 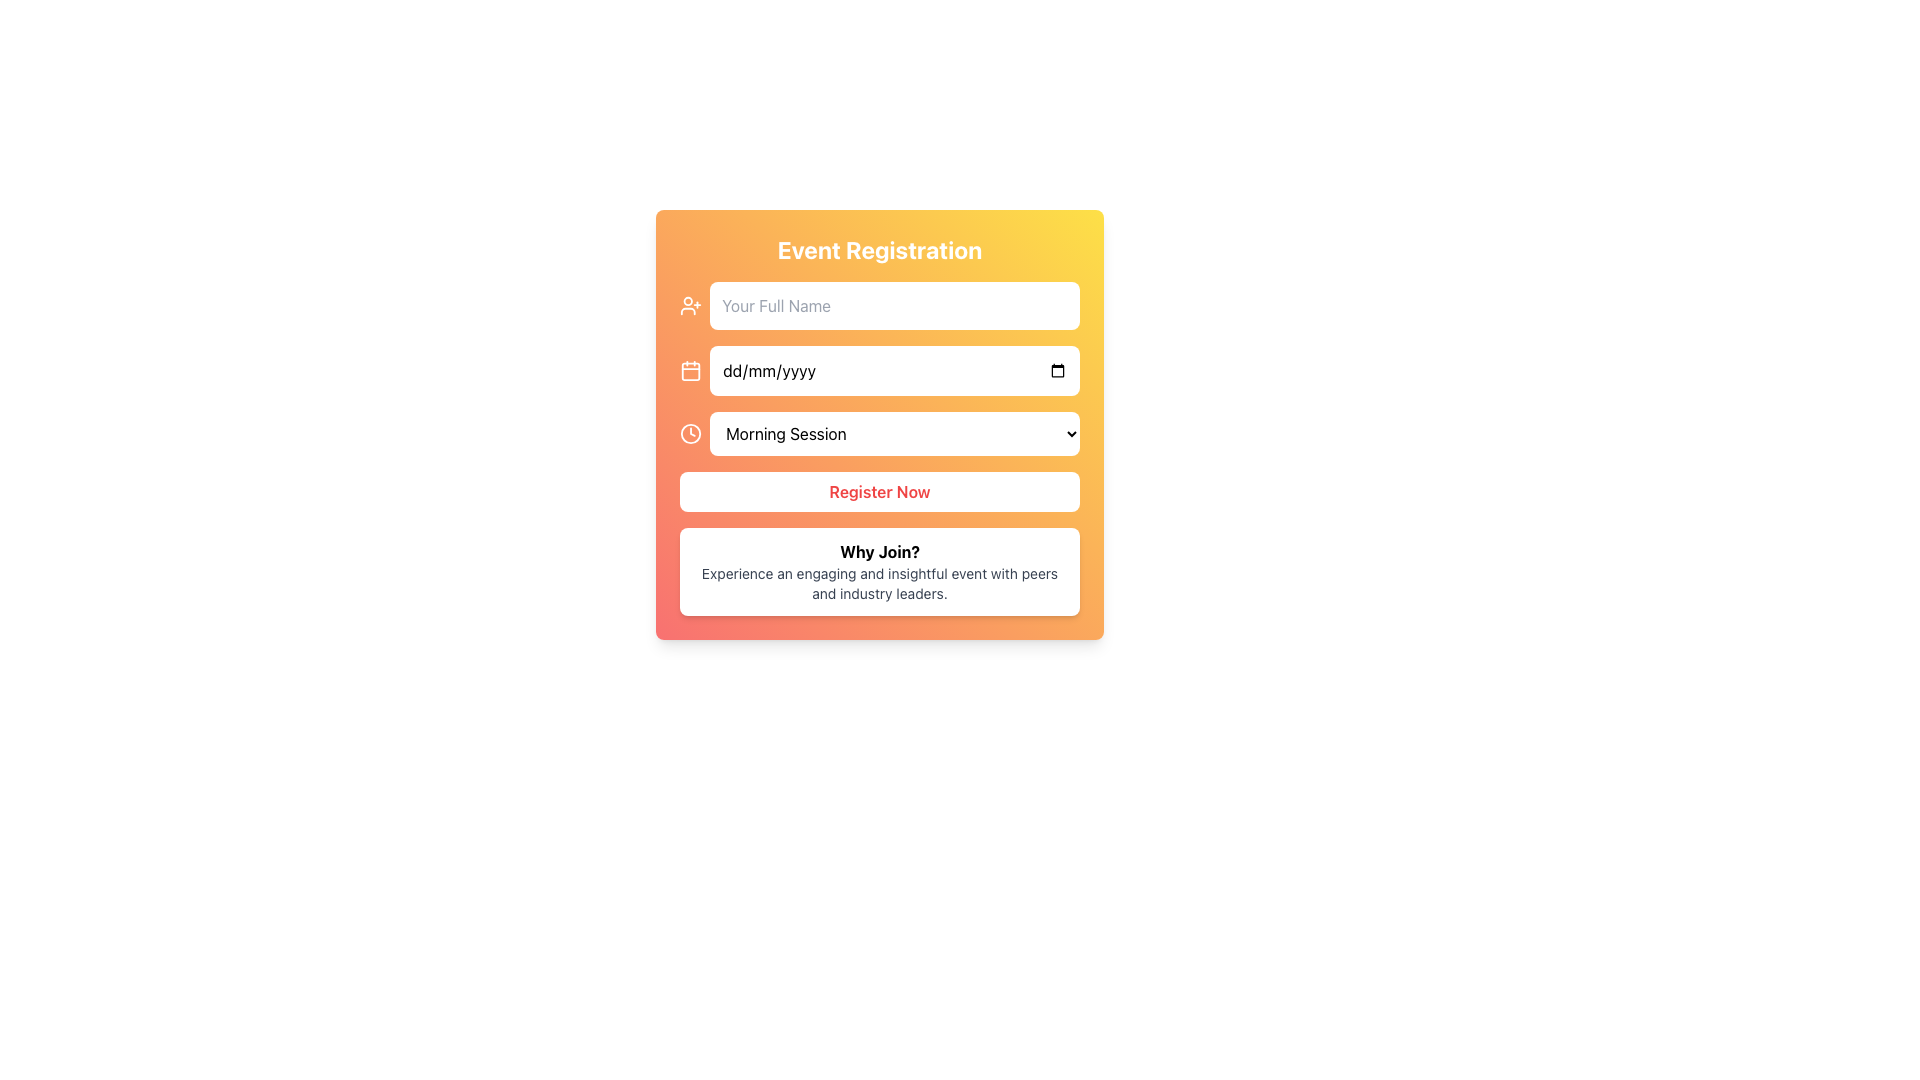 What do you see at coordinates (879, 583) in the screenshot?
I see `the informational text located directly below the 'Why Join?' heading in the registration card interface` at bounding box center [879, 583].